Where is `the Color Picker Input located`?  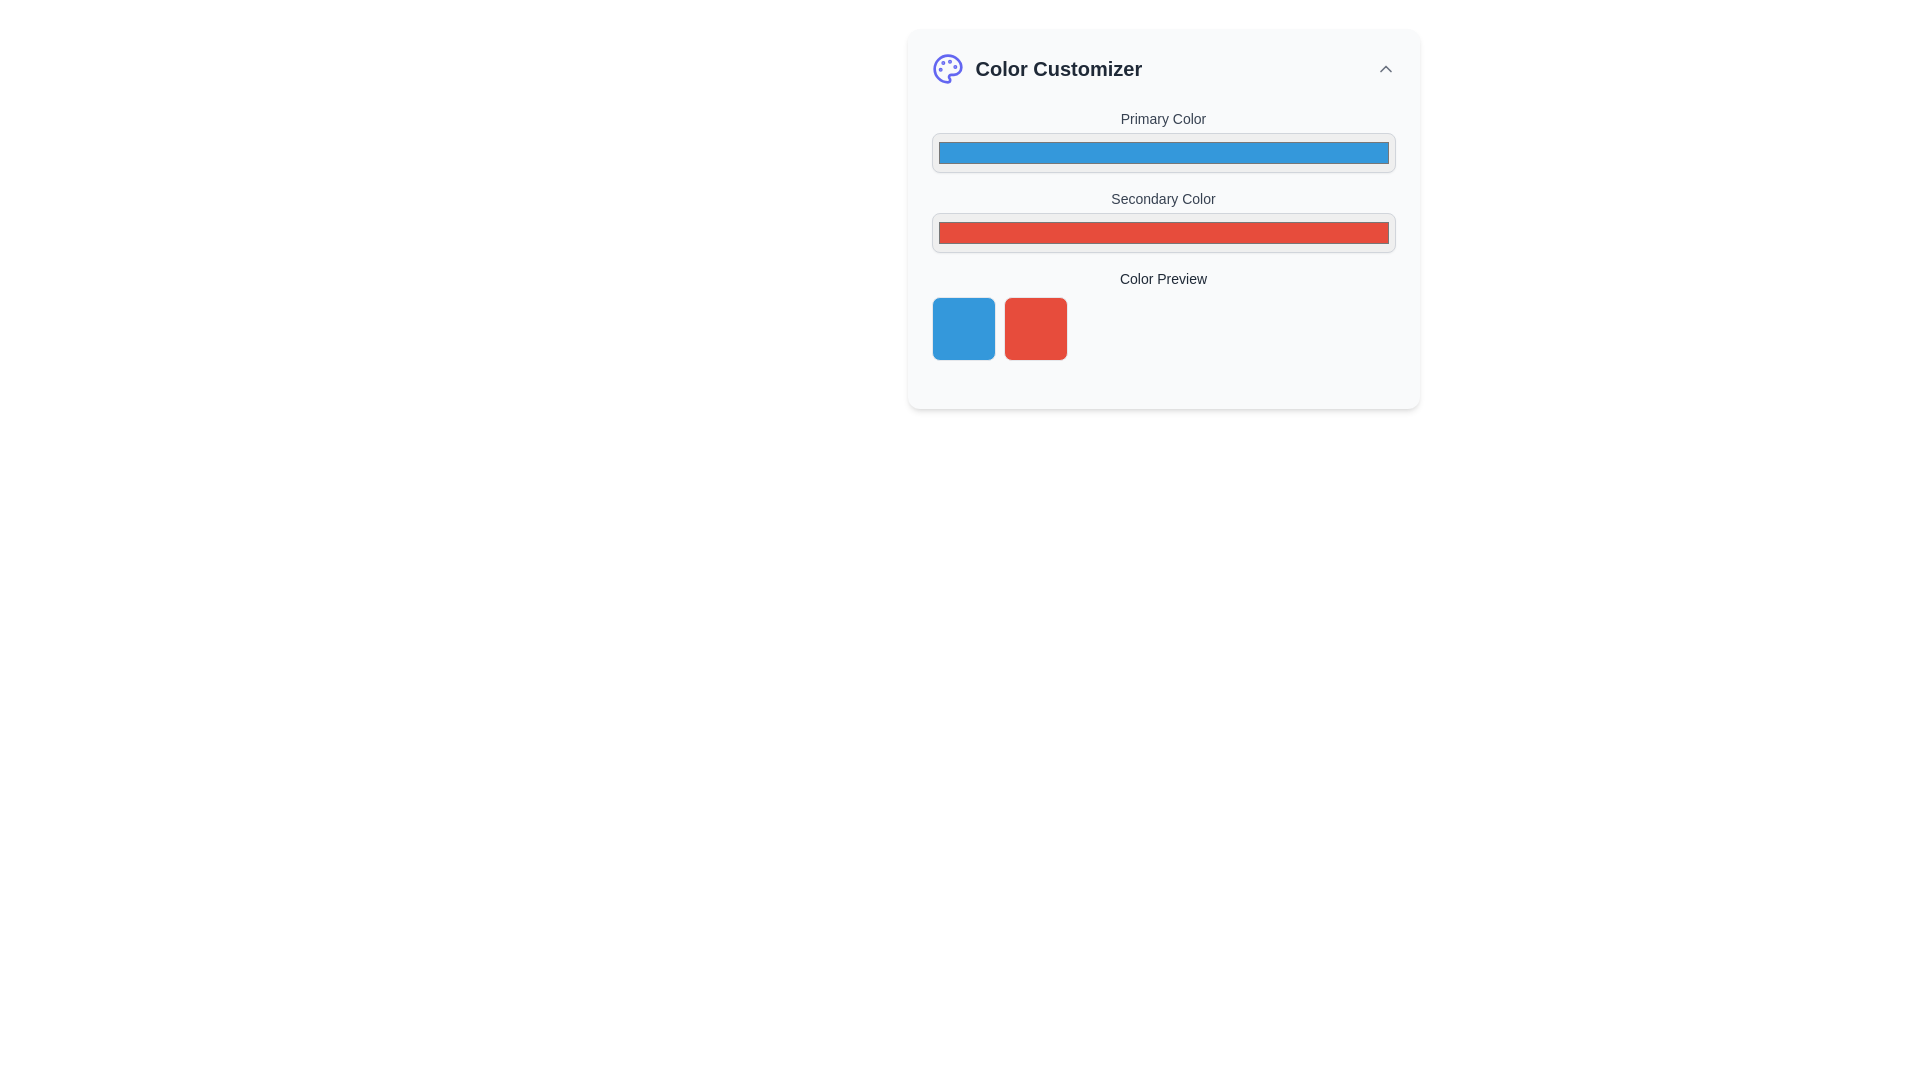
the Color Picker Input located is located at coordinates (1163, 231).